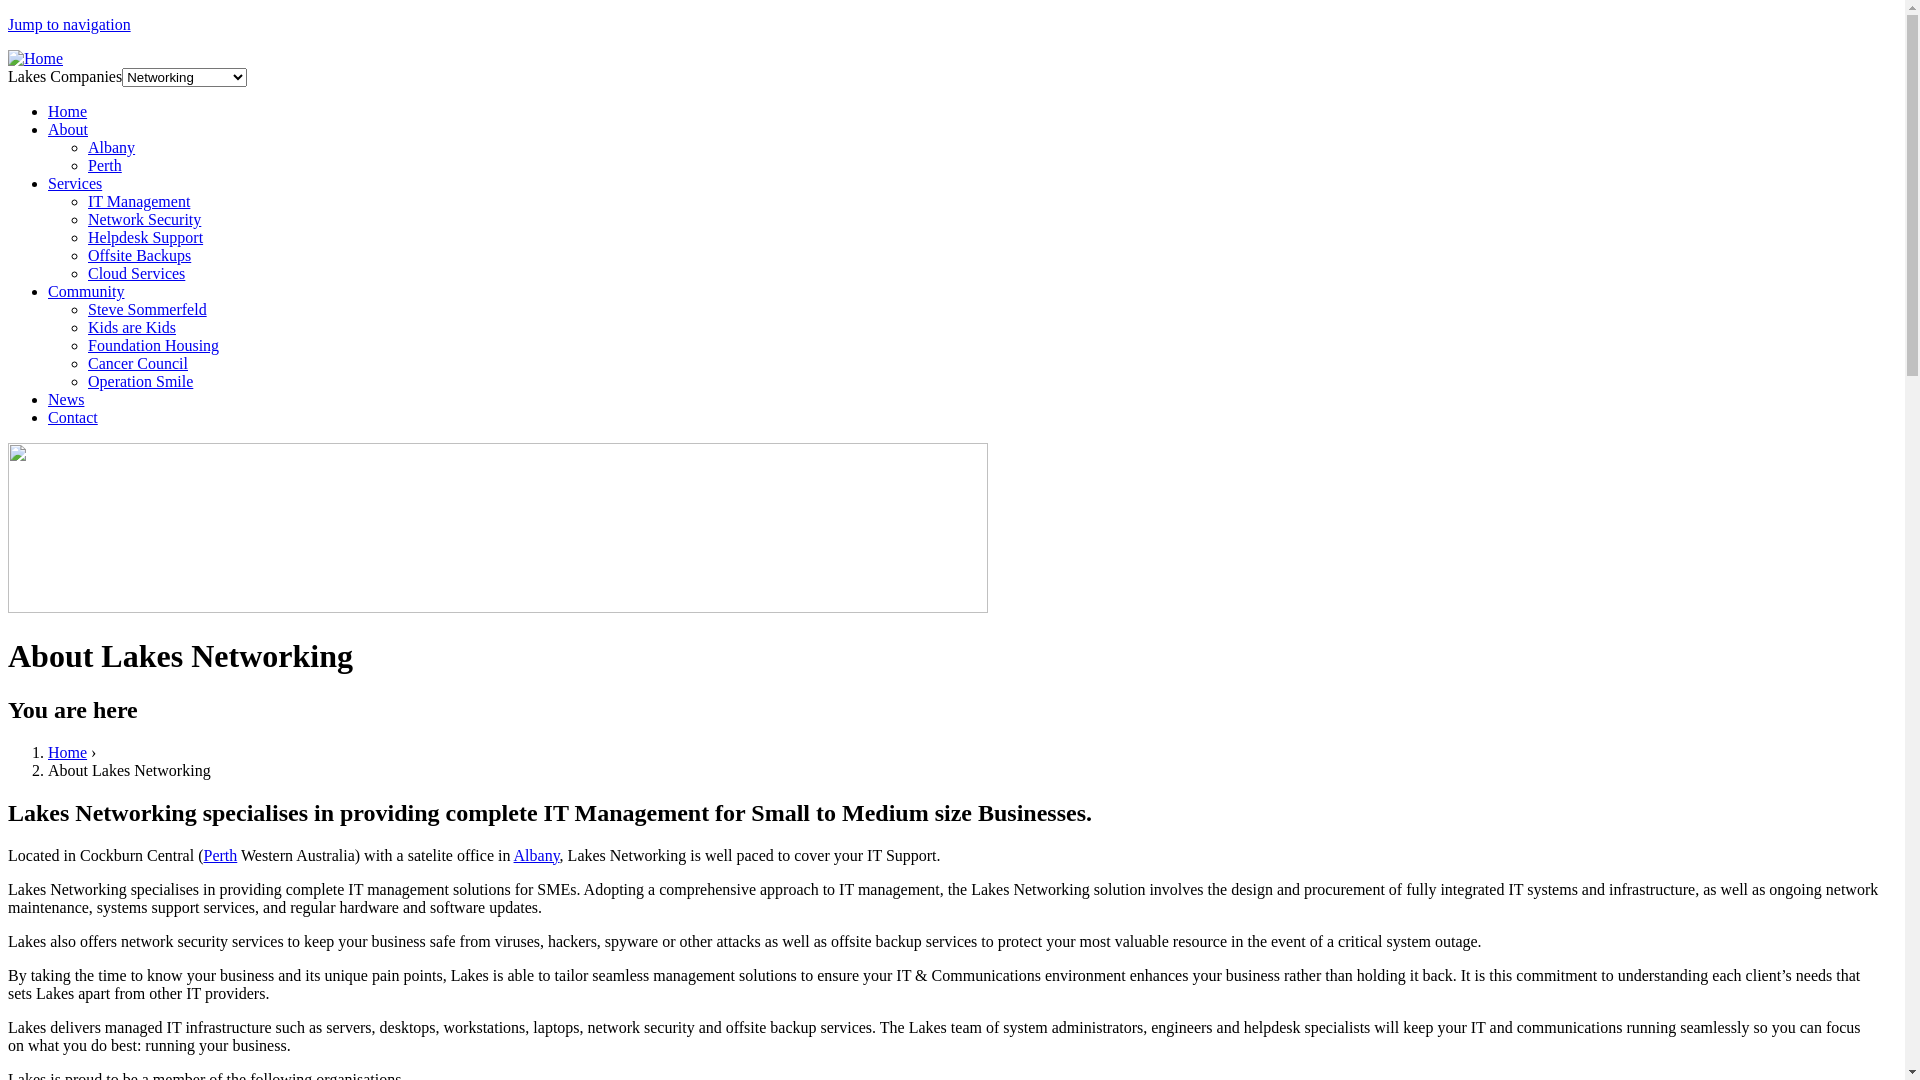 The image size is (1920, 1080). What do you see at coordinates (537, 855) in the screenshot?
I see `'Albany'` at bounding box center [537, 855].